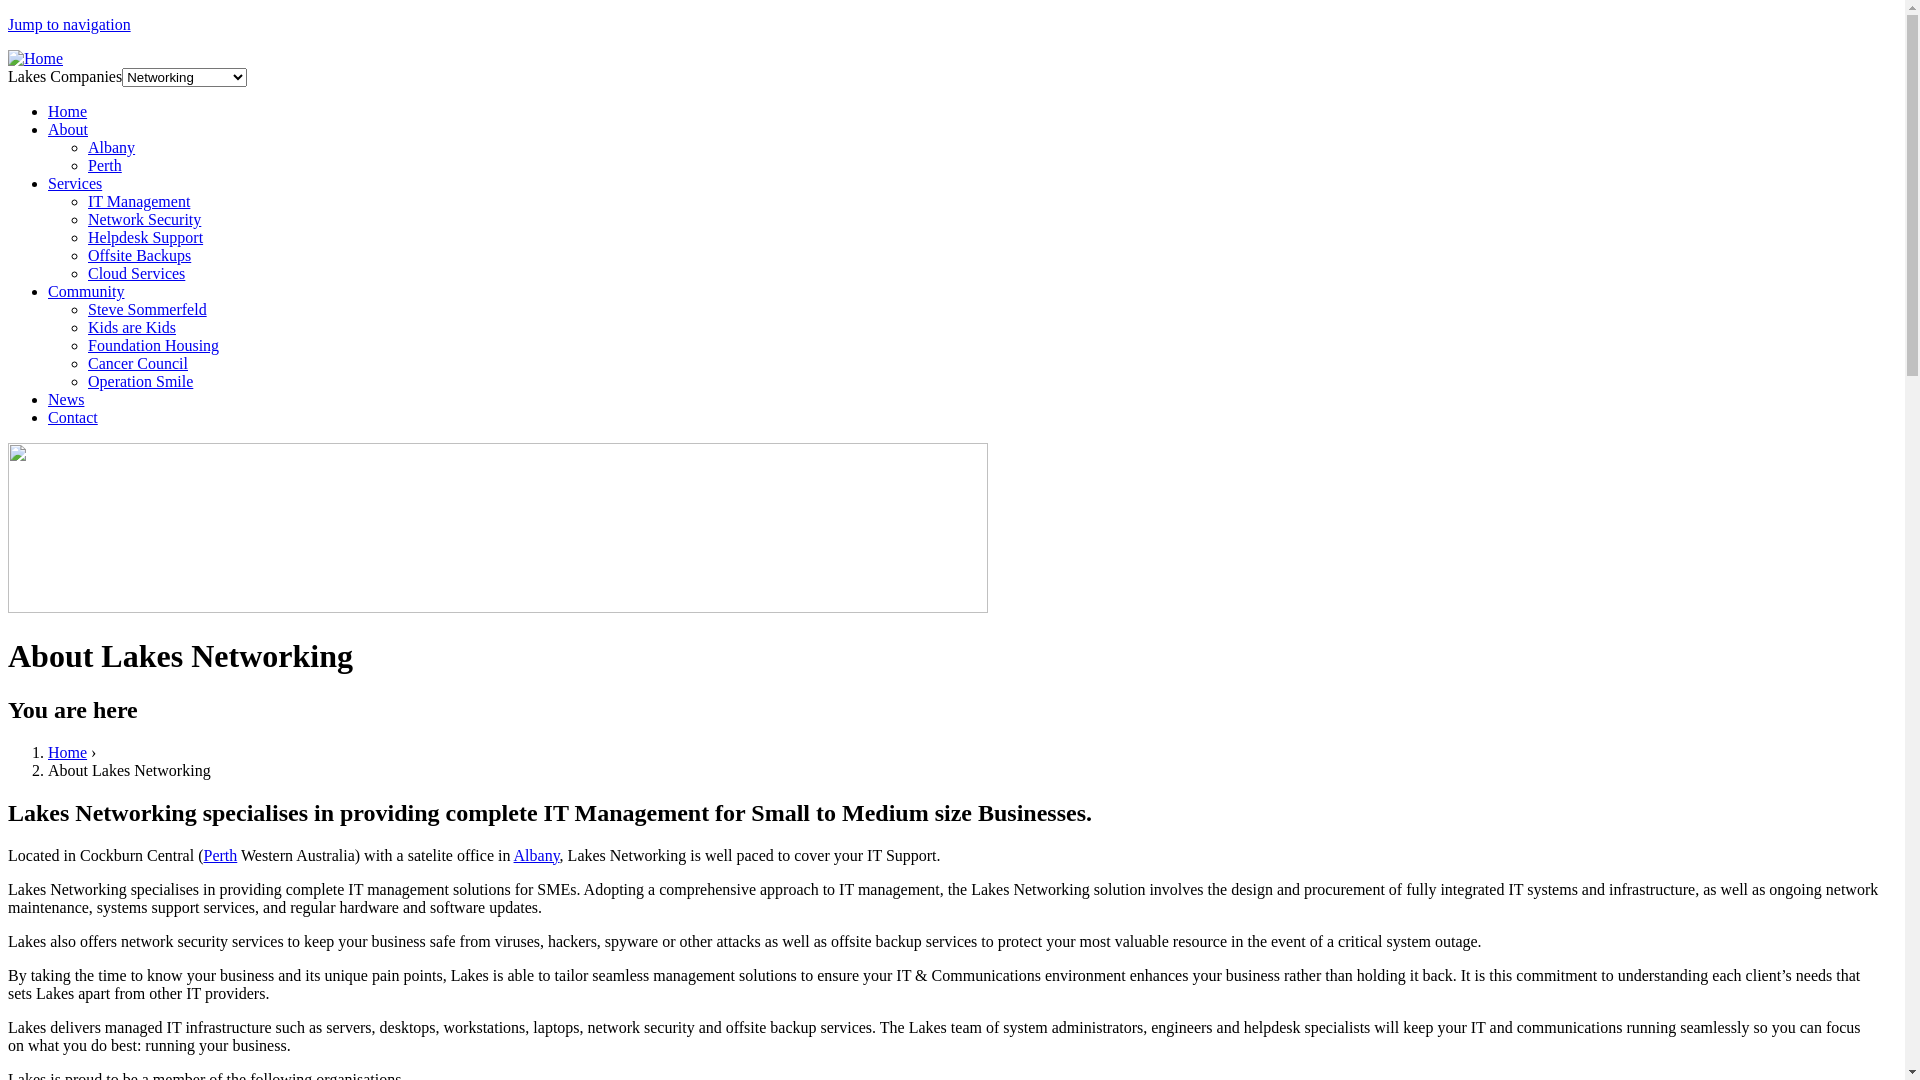 The image size is (1920, 1080). What do you see at coordinates (537, 855) in the screenshot?
I see `'Albany'` at bounding box center [537, 855].